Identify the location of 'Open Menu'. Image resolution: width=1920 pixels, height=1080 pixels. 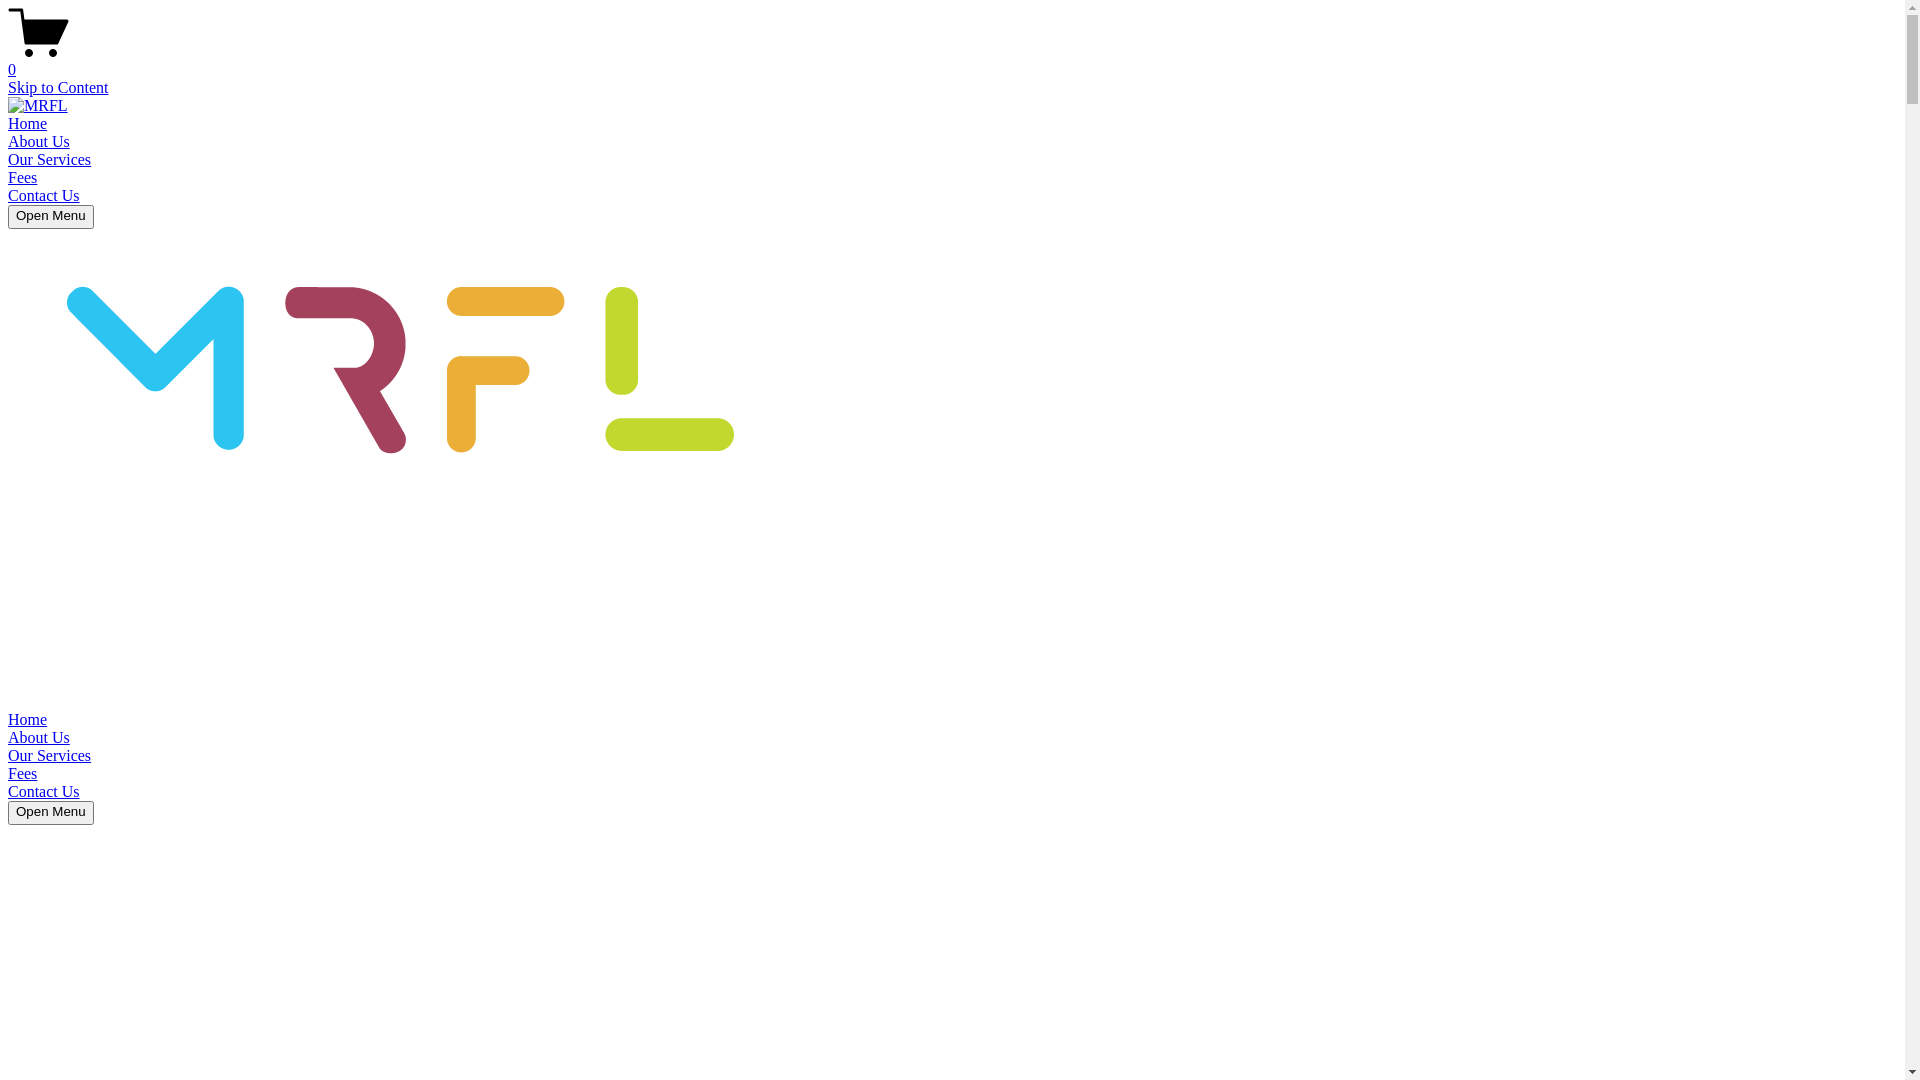
(51, 813).